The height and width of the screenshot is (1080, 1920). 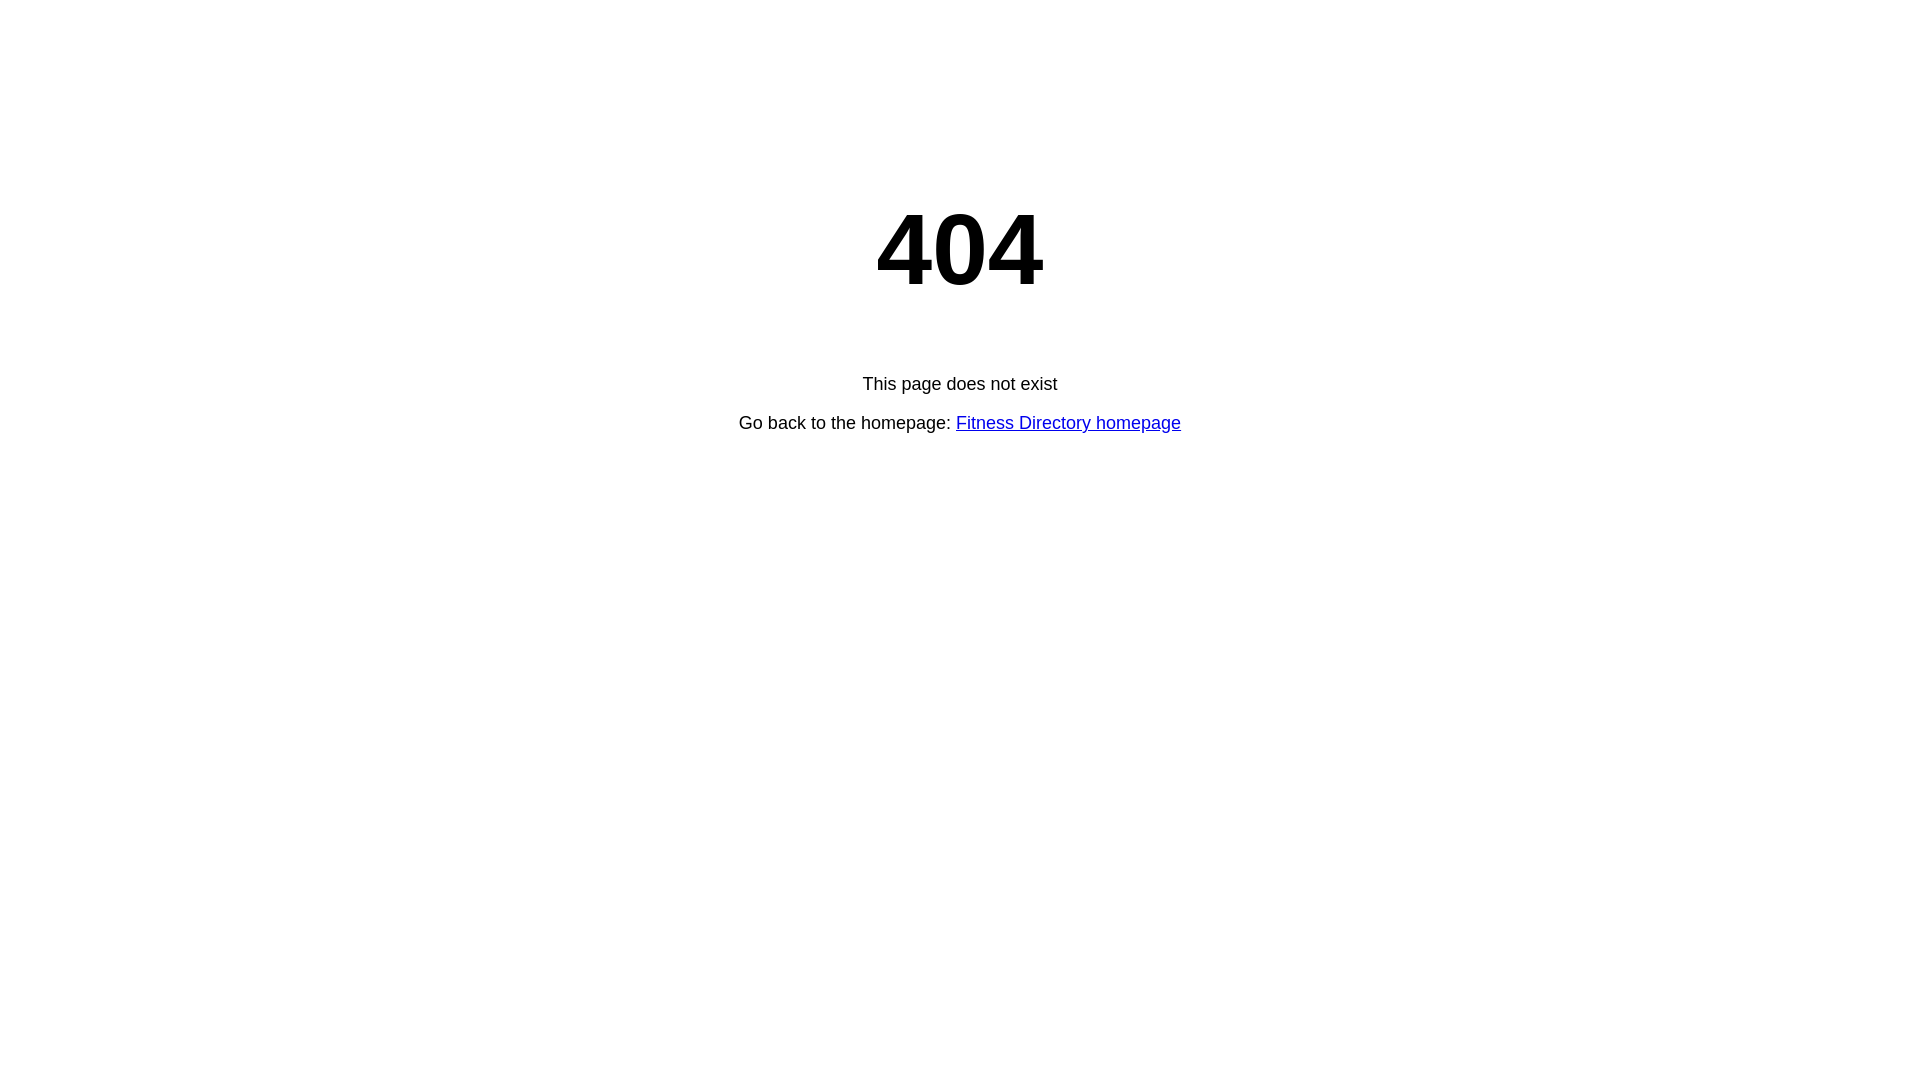 I want to click on 'Fitness Directory homepage', so click(x=1067, y=422).